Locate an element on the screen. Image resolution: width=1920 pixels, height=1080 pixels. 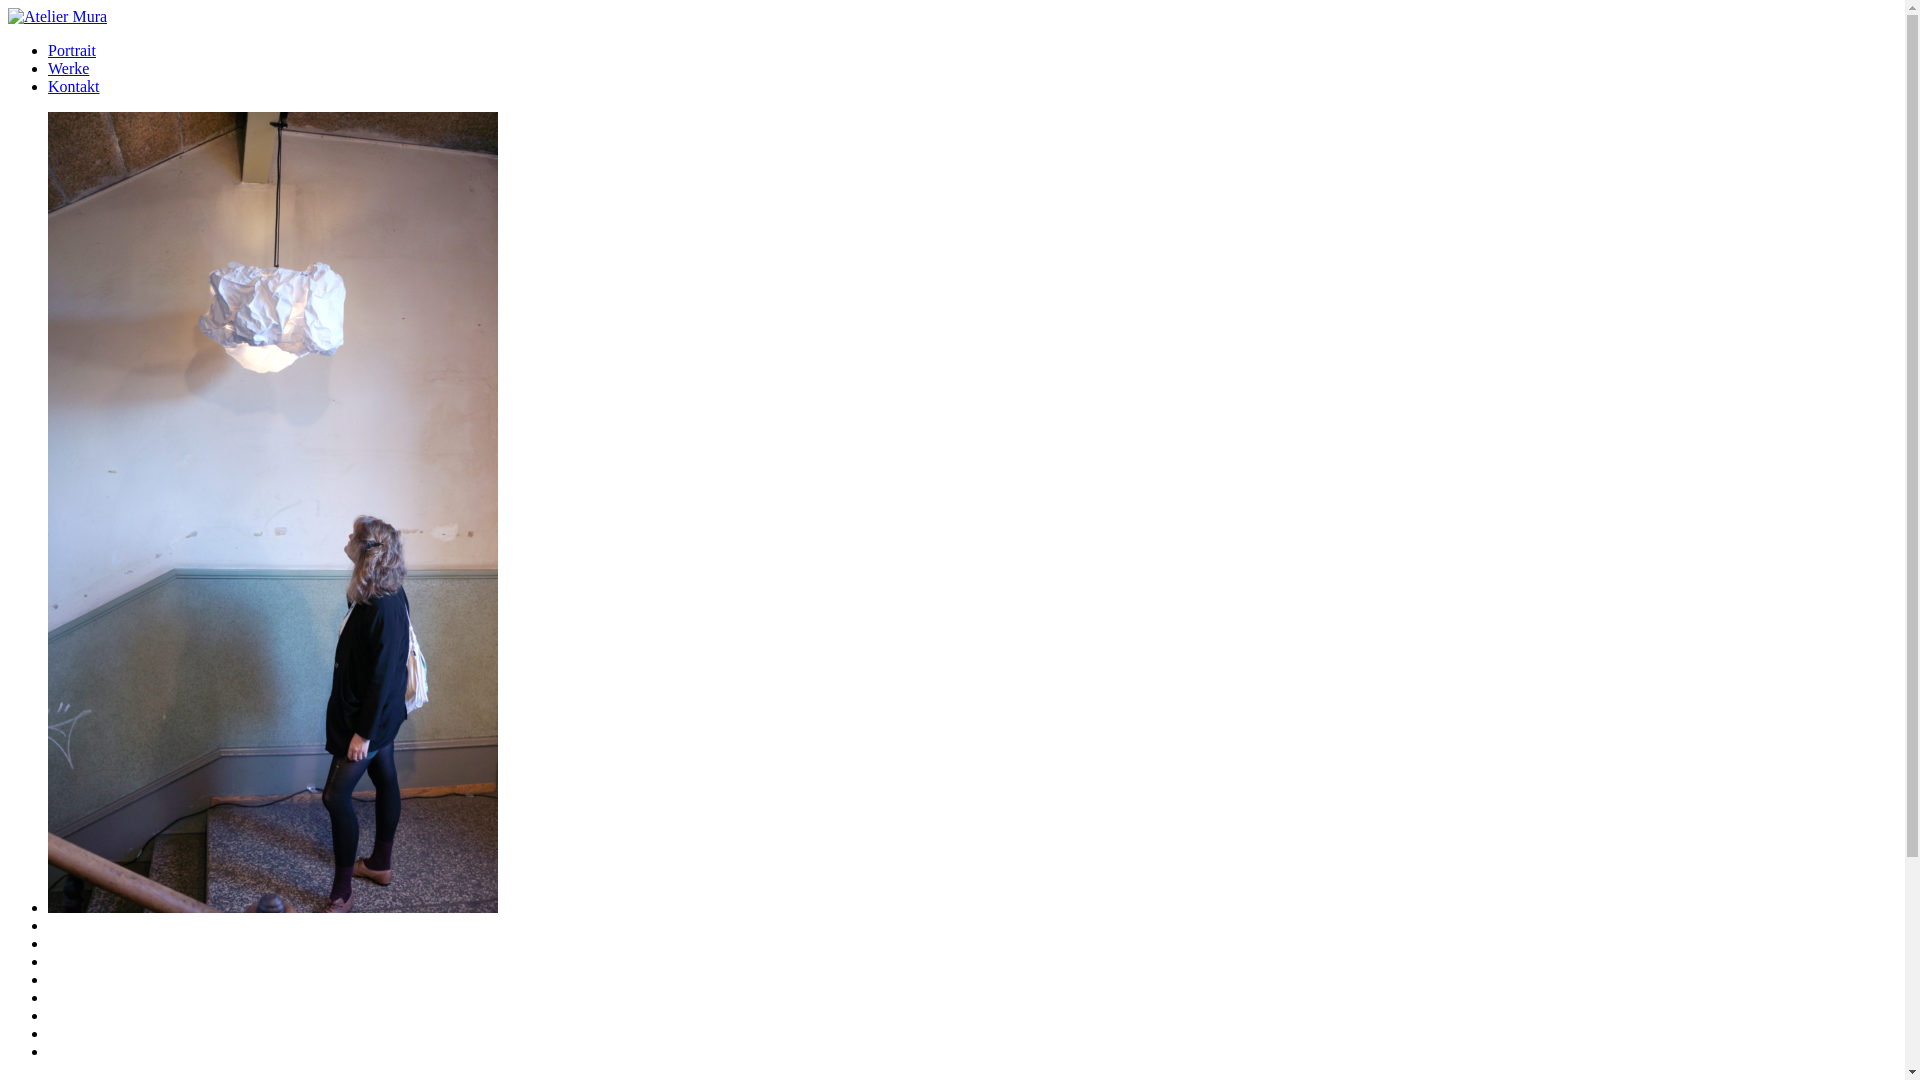
'Werke' is located at coordinates (68, 67).